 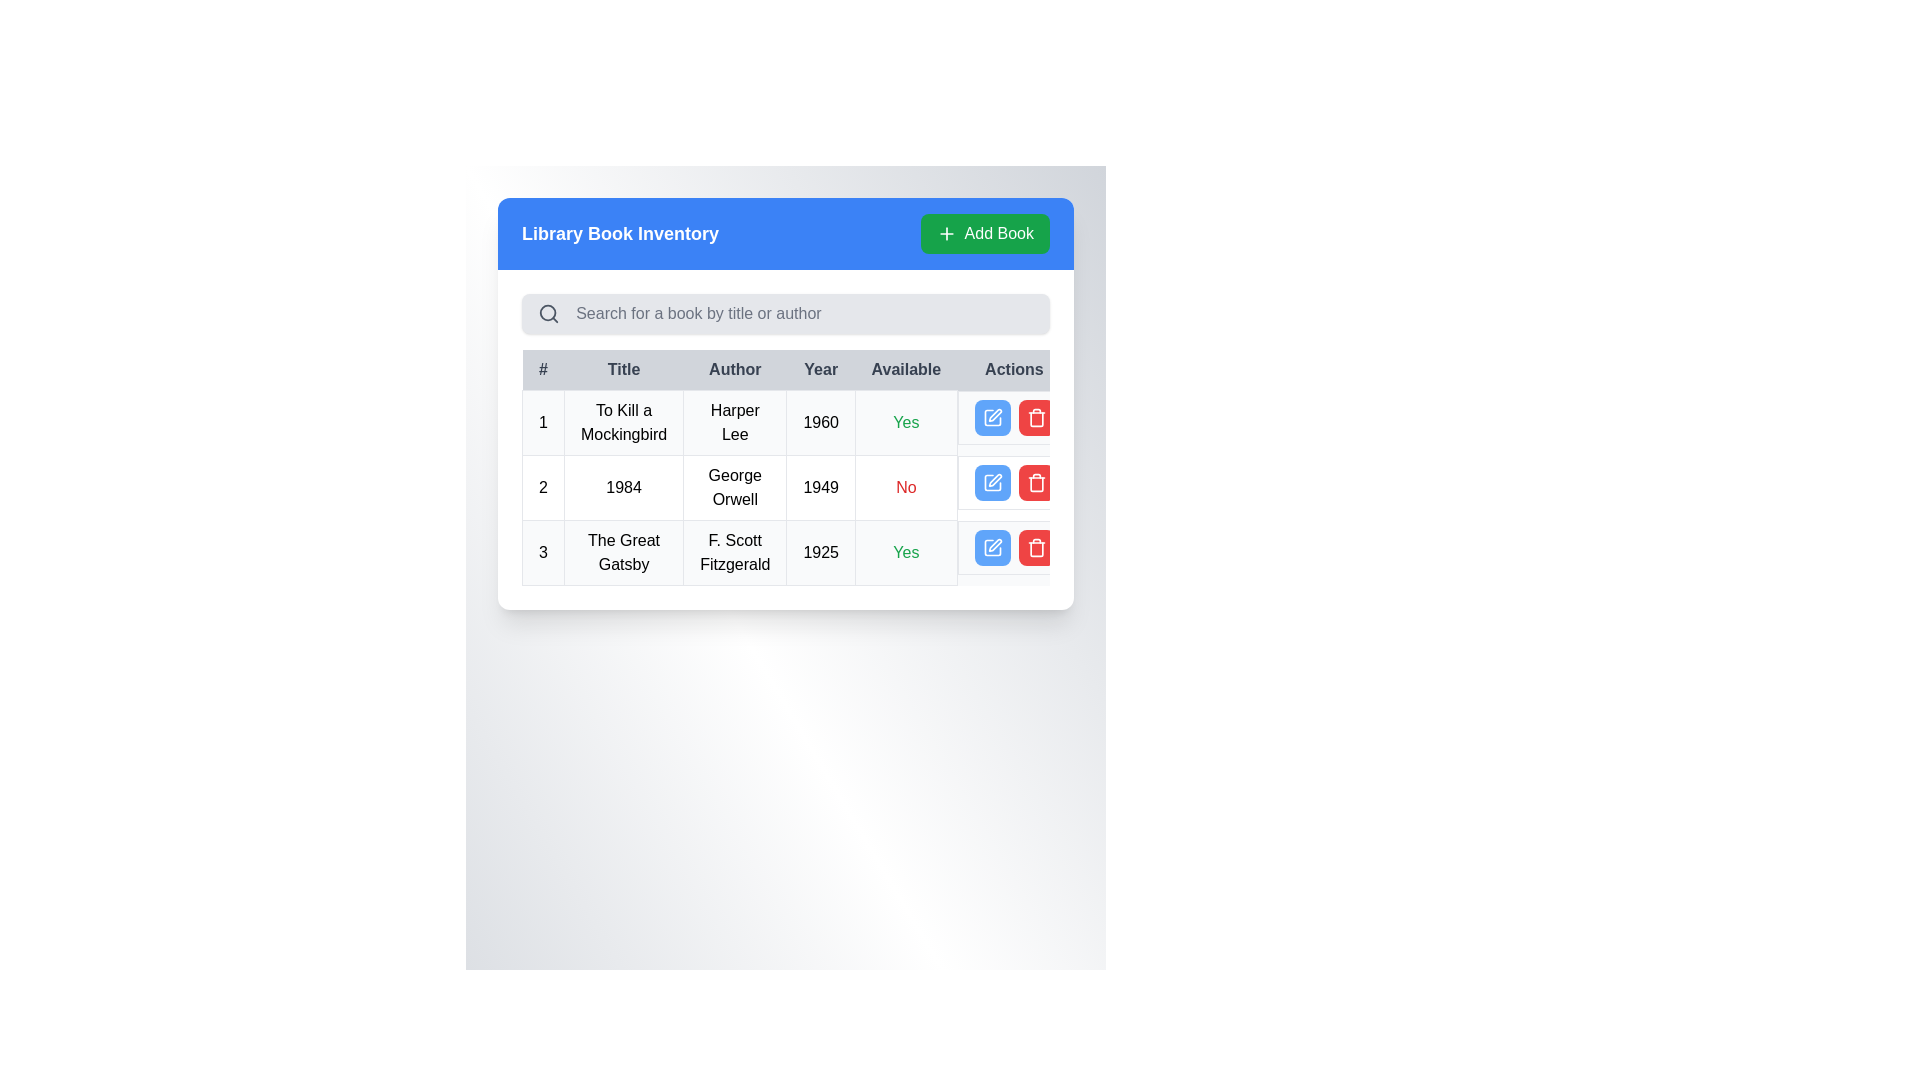 I want to click on the text element displaying 'No' in red color, located in the 'Available' column of the second row corresponding to the book '1984', so click(x=905, y=487).